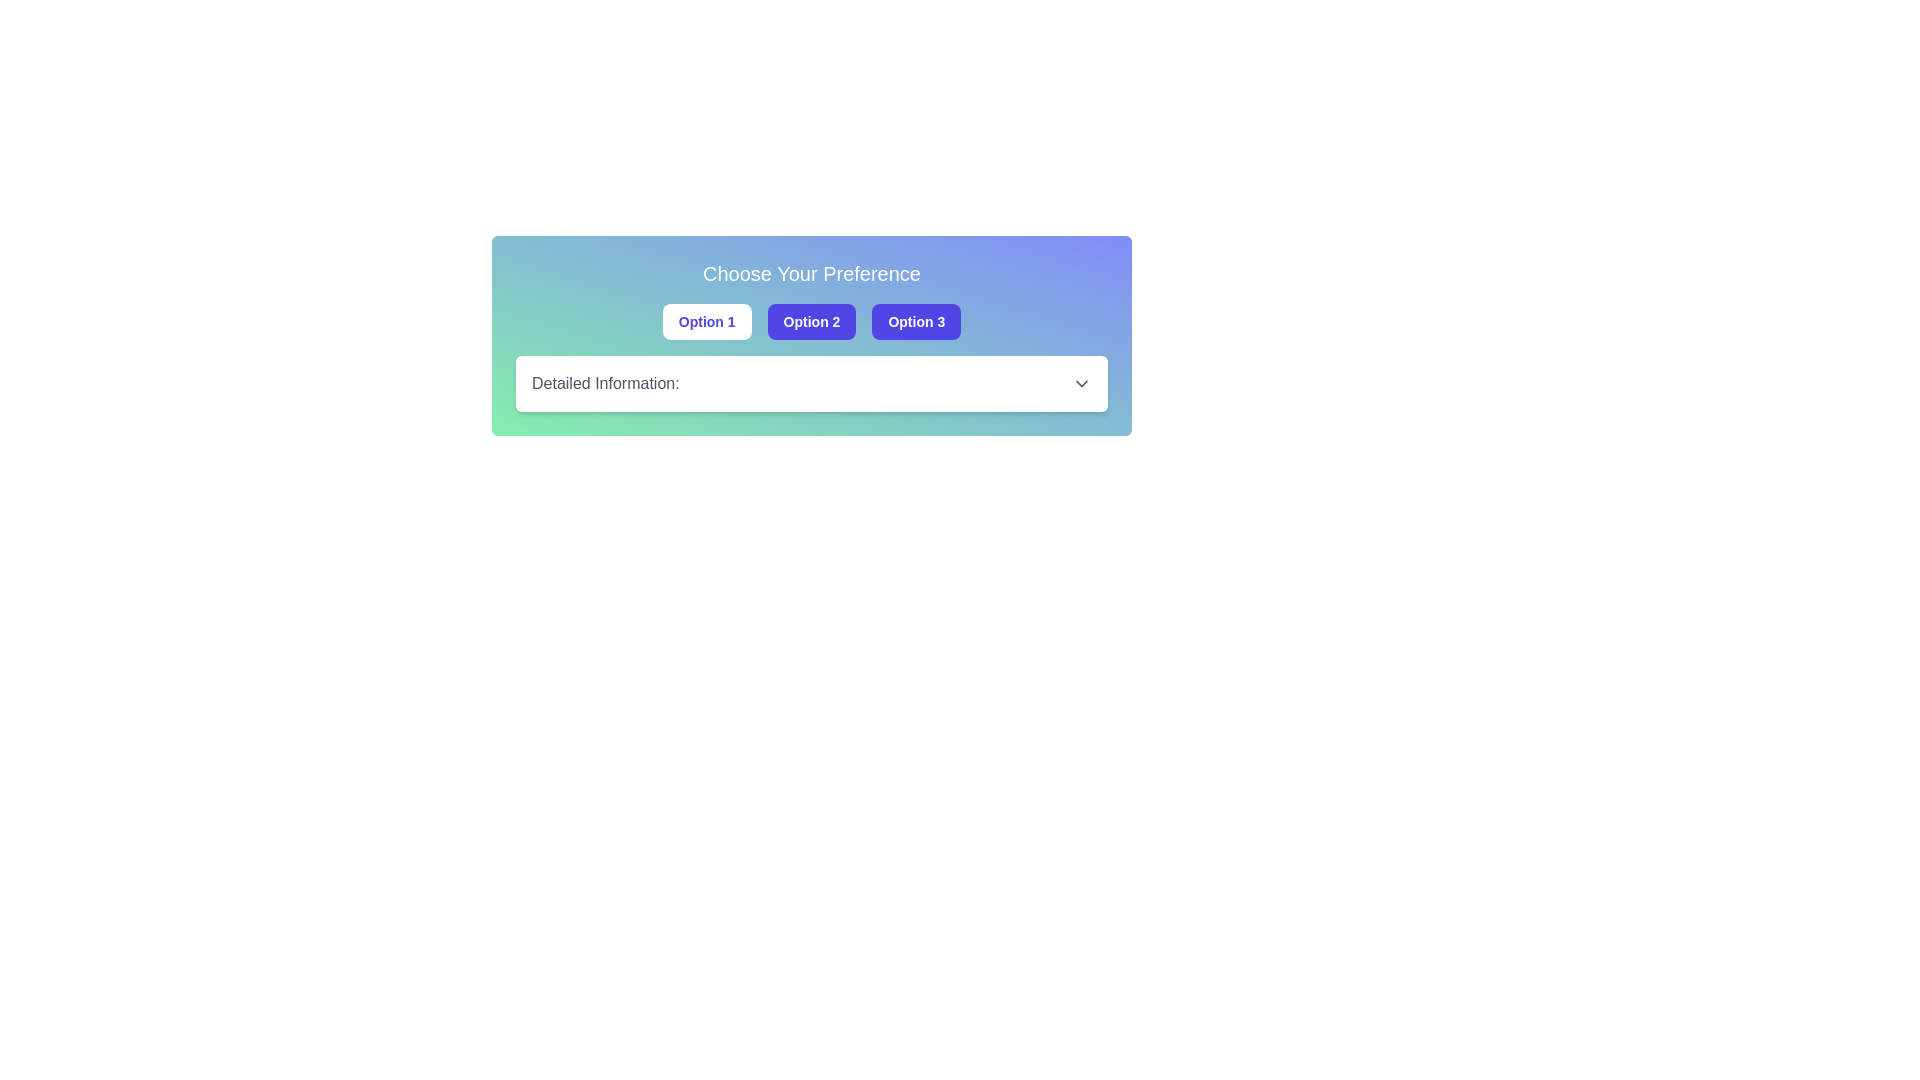 The image size is (1920, 1080). What do you see at coordinates (915, 320) in the screenshot?
I see `the 'Option 3' button located under the header 'Choose Your Preference' to trigger any hover effects` at bounding box center [915, 320].